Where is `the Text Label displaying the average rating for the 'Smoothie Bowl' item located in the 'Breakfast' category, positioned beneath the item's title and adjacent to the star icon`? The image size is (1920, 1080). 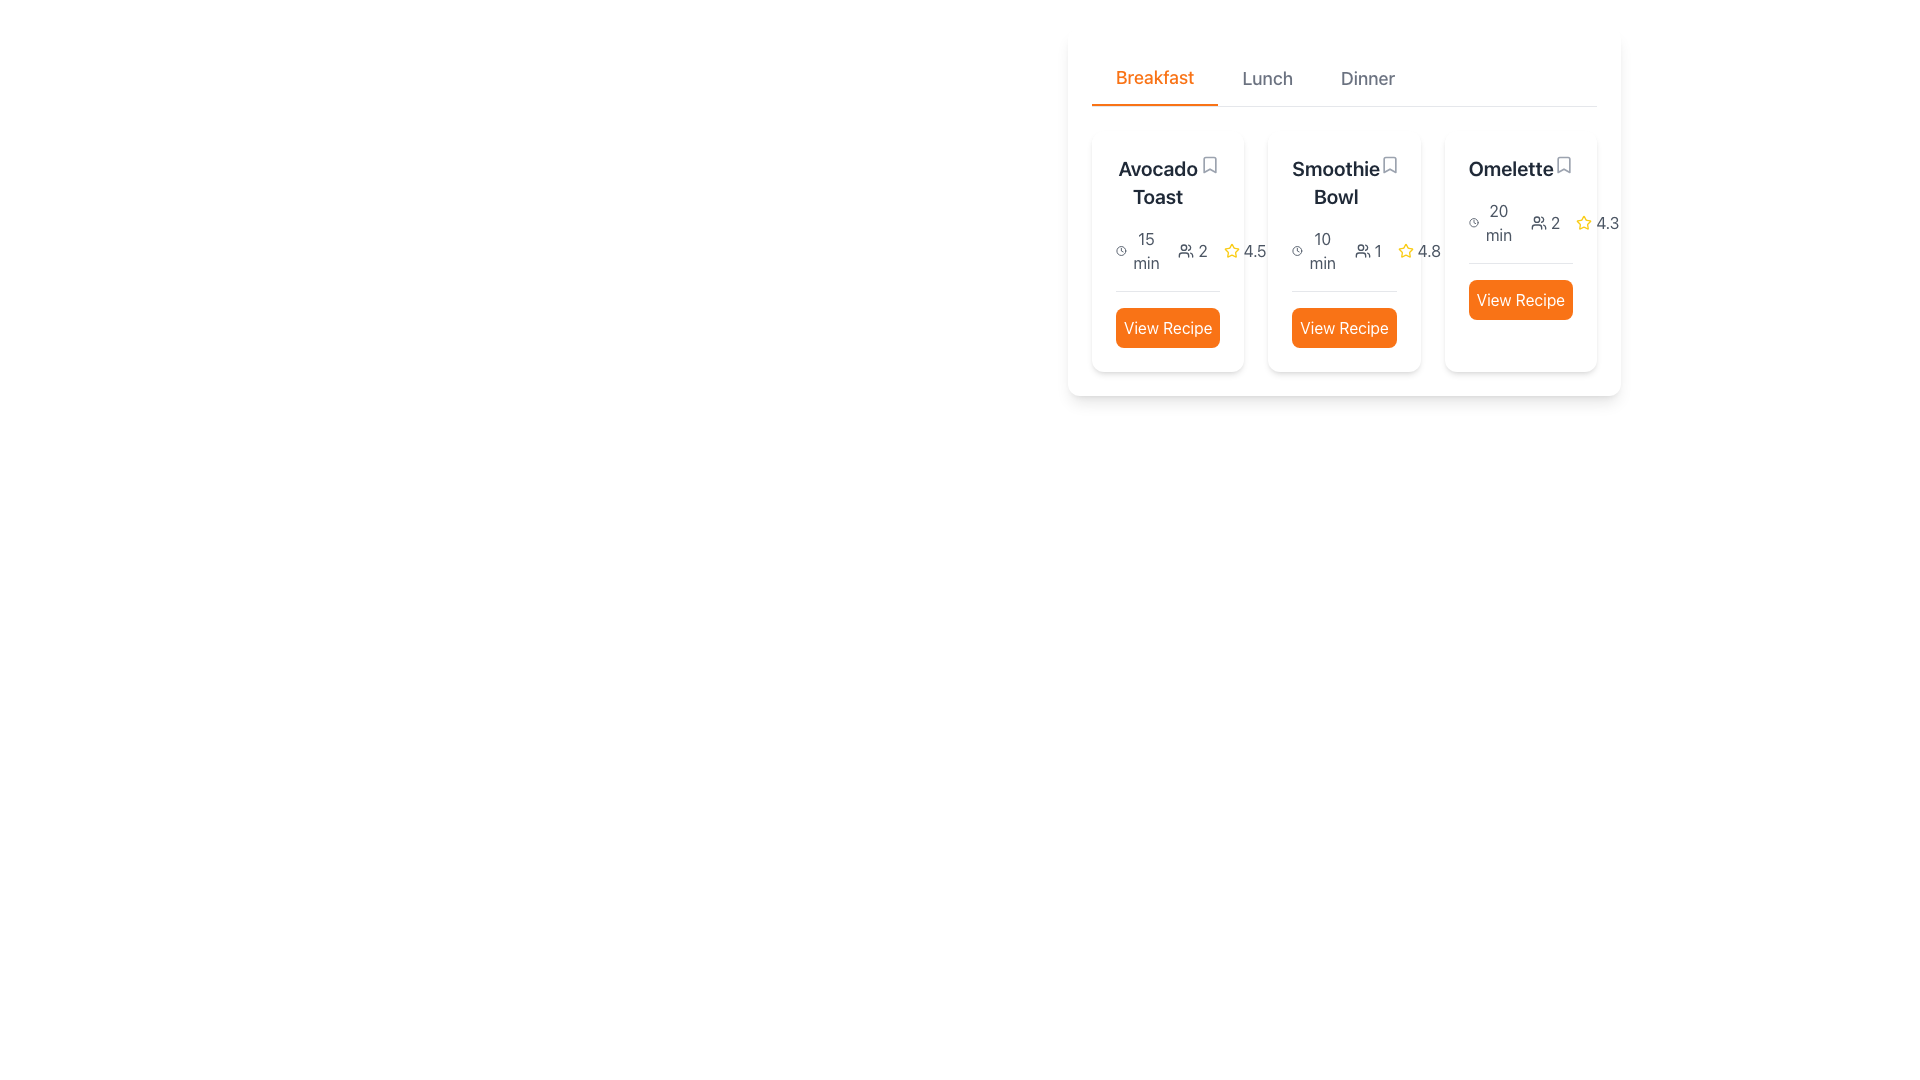 the Text Label displaying the average rating for the 'Smoothie Bowl' item located in the 'Breakfast' category, positioned beneath the item's title and adjacent to the star icon is located at coordinates (1244, 249).